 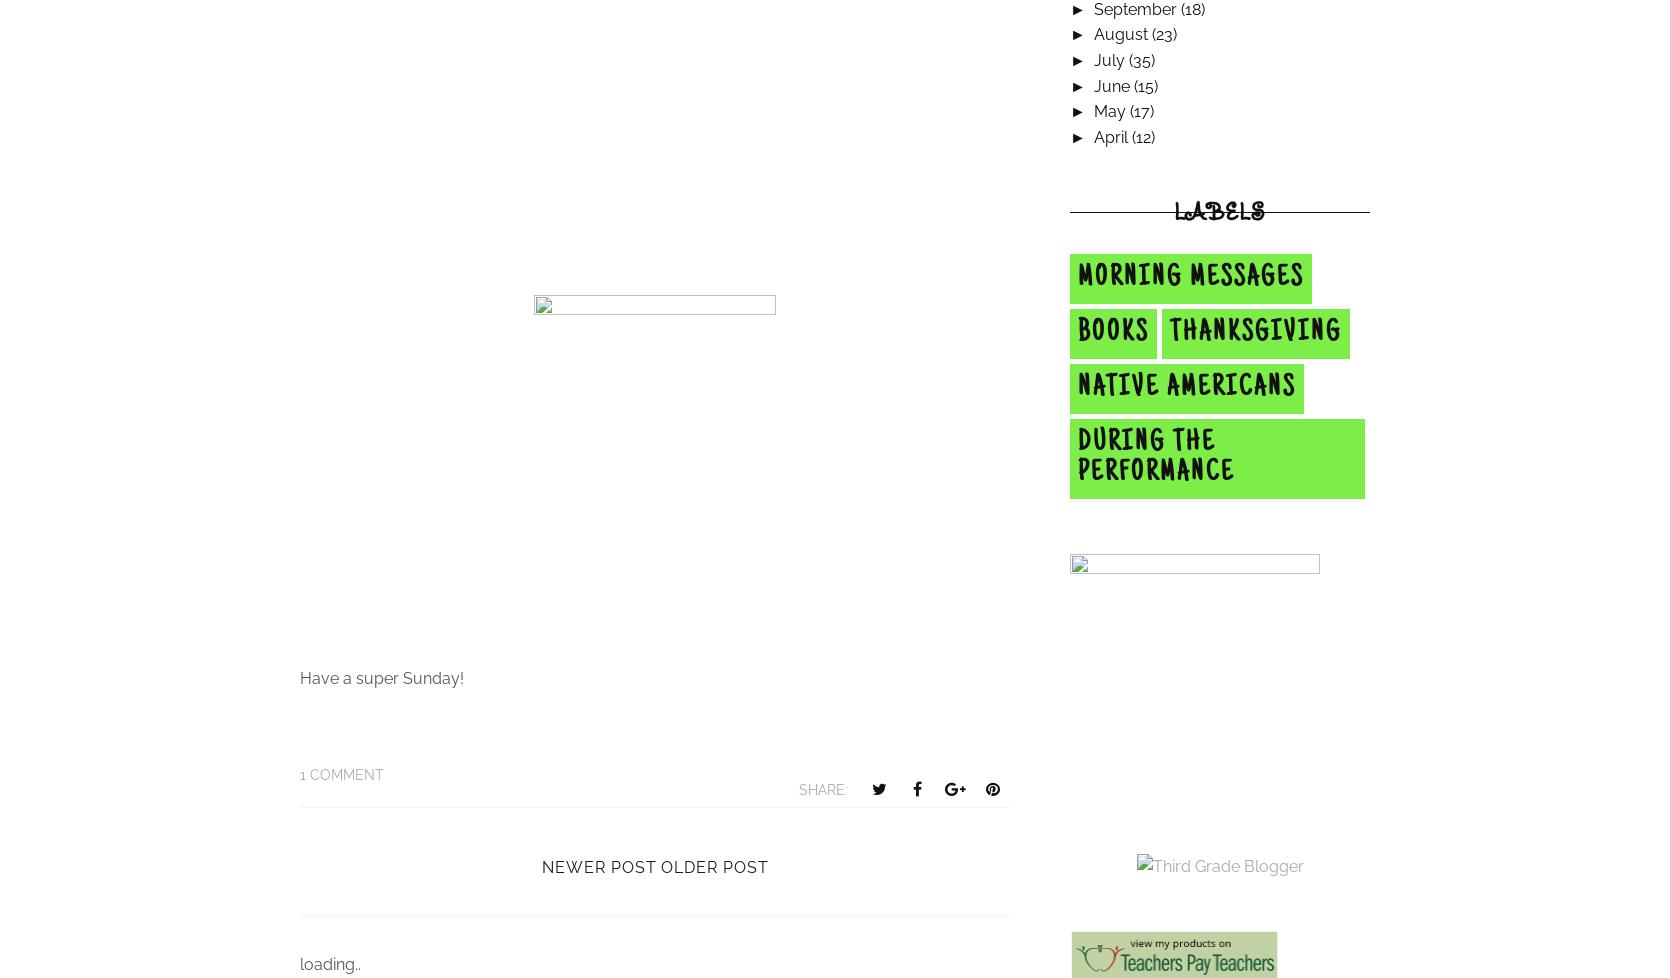 What do you see at coordinates (1143, 85) in the screenshot?
I see `'(15)'` at bounding box center [1143, 85].